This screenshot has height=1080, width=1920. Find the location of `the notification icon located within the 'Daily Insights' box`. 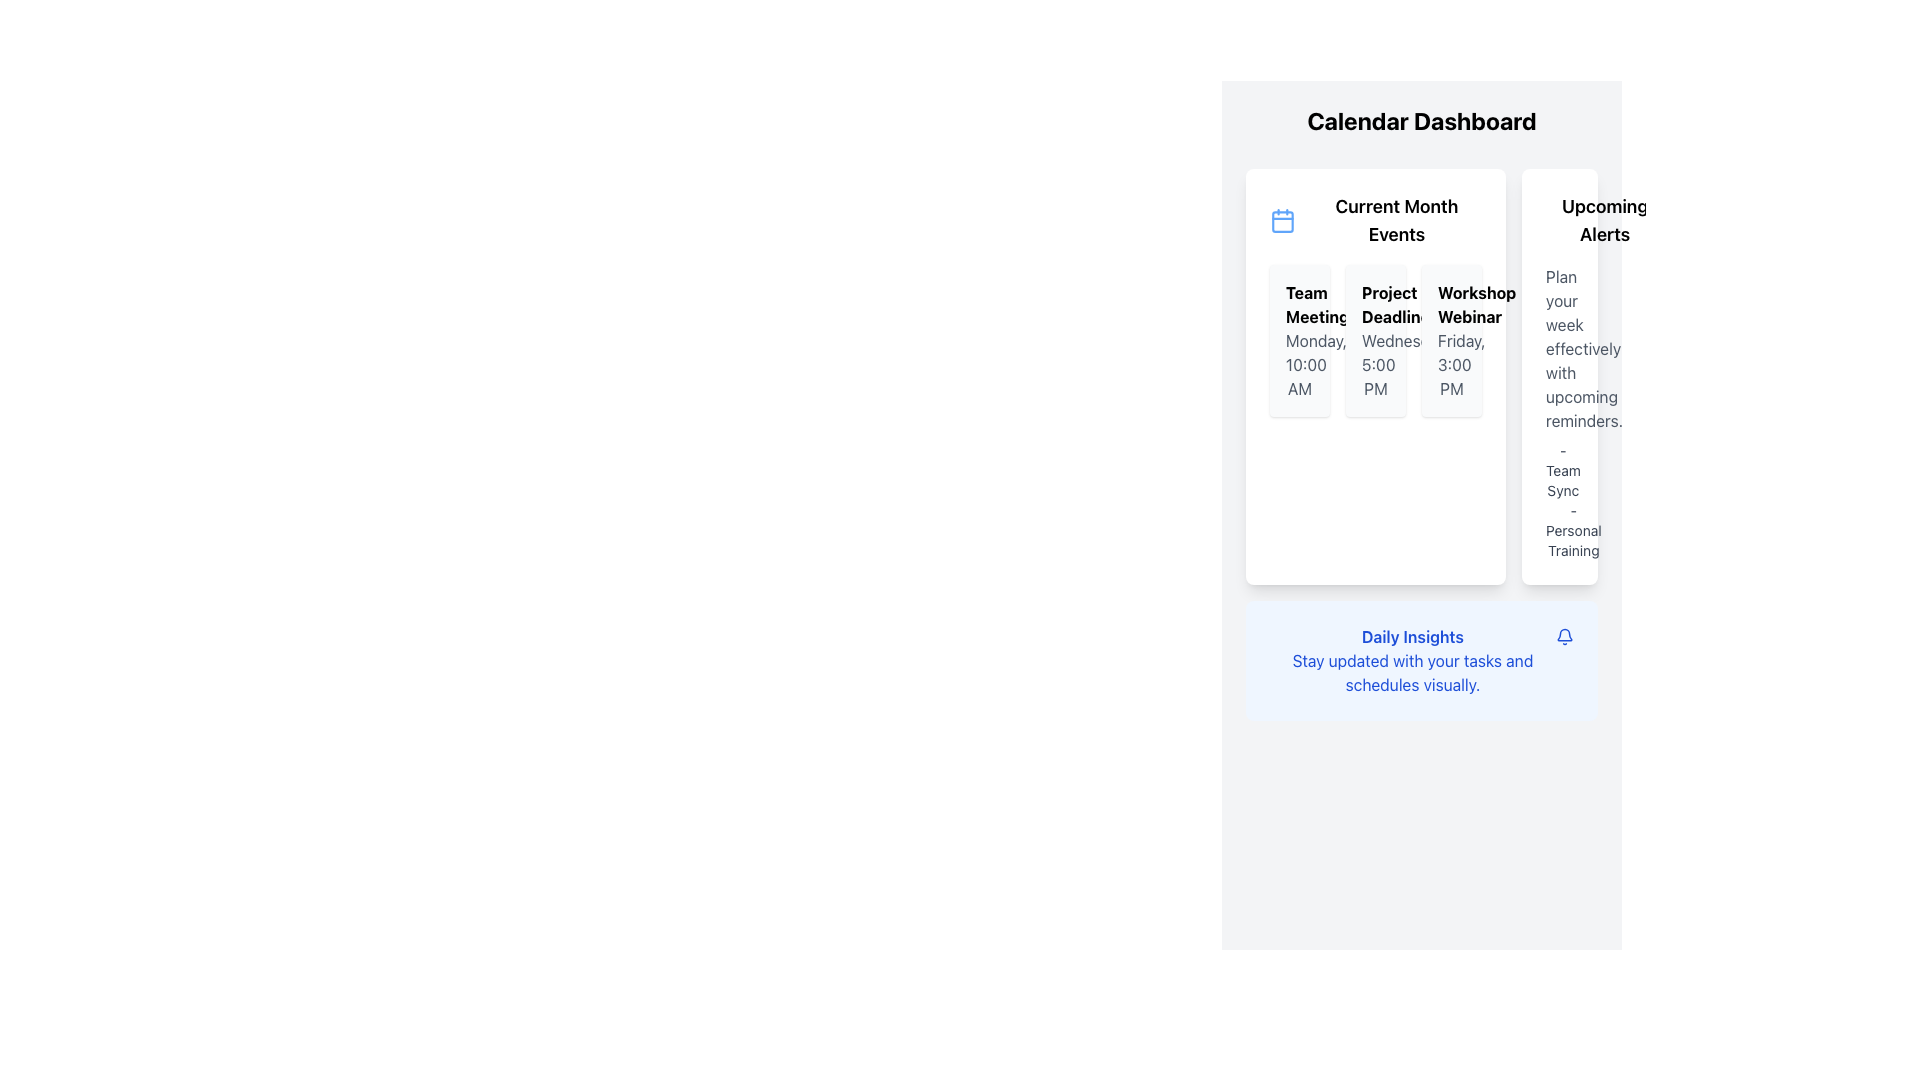

the notification icon located within the 'Daily Insights' box is located at coordinates (1563, 636).